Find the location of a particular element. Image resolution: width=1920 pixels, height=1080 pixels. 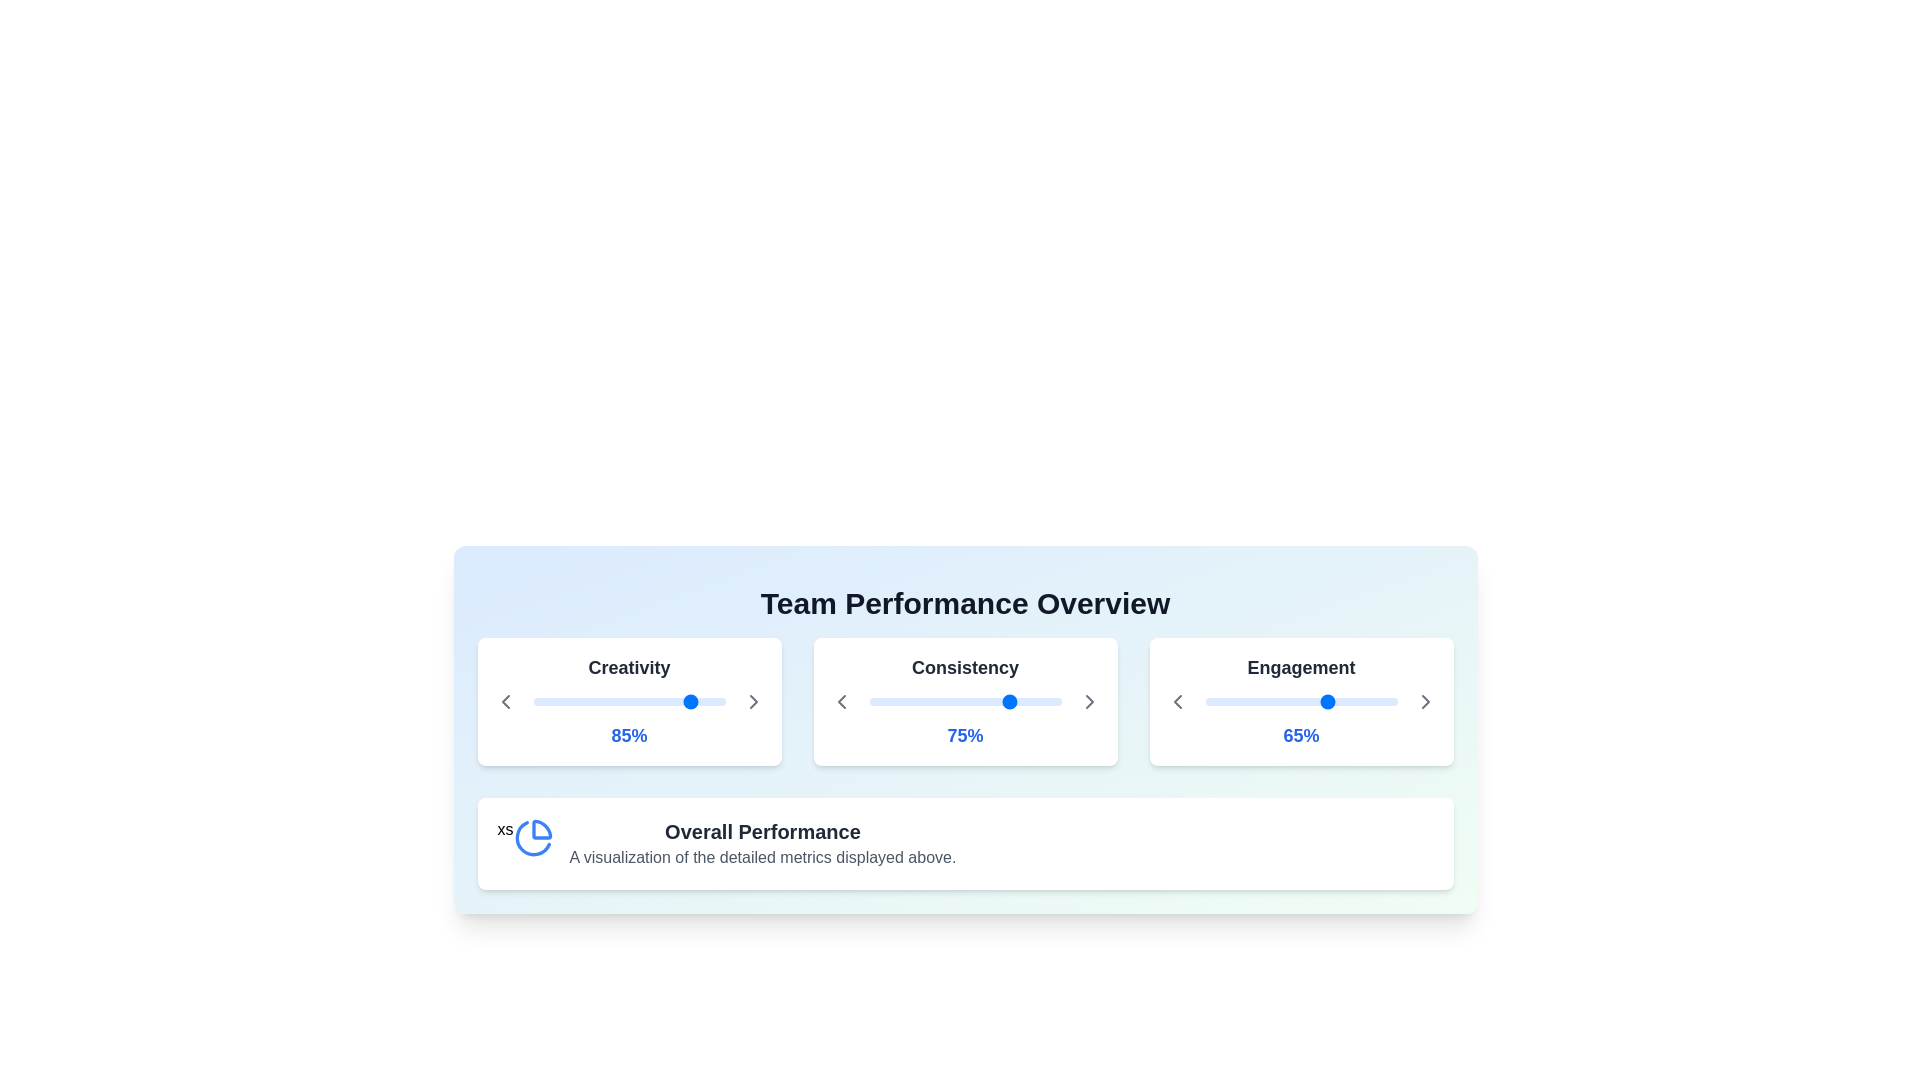

Creativity level is located at coordinates (543, 701).